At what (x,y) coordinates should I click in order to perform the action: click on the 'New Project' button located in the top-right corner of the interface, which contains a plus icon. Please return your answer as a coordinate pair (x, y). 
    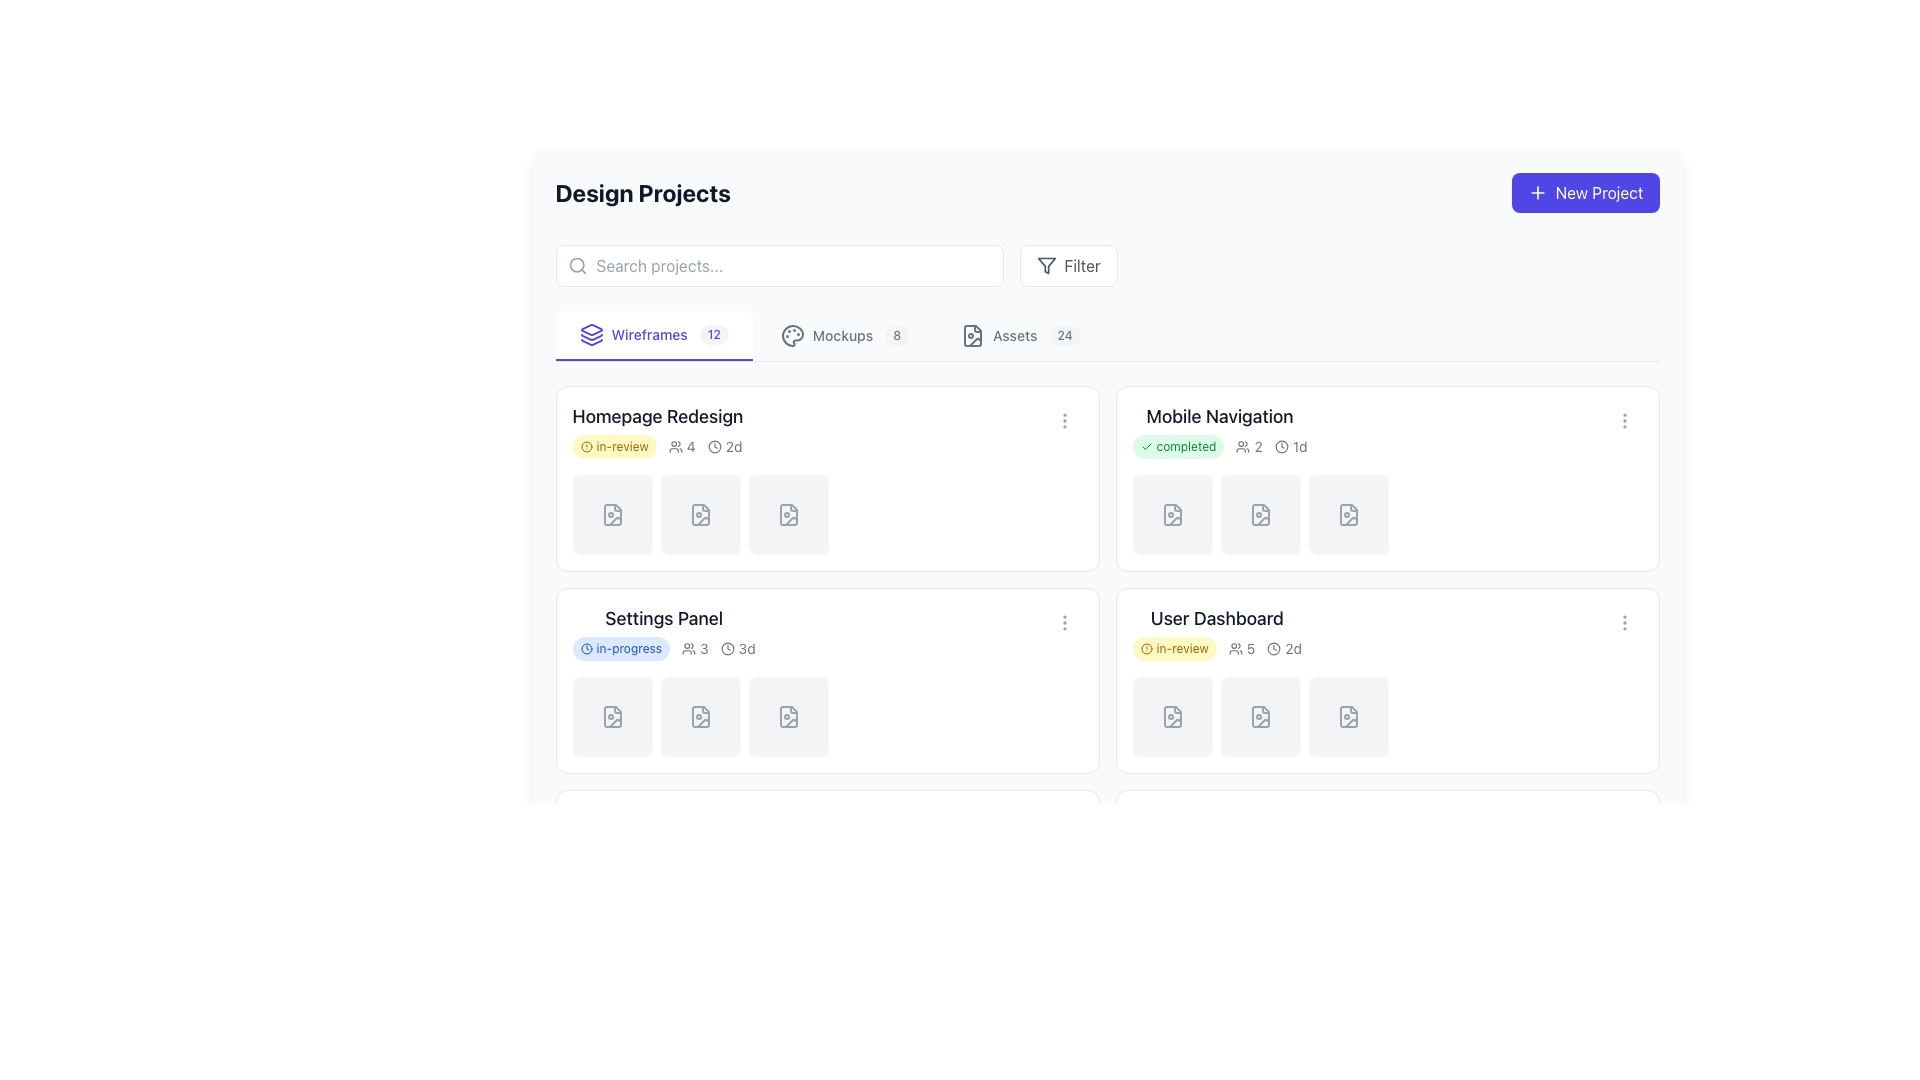
    Looking at the image, I should click on (1536, 192).